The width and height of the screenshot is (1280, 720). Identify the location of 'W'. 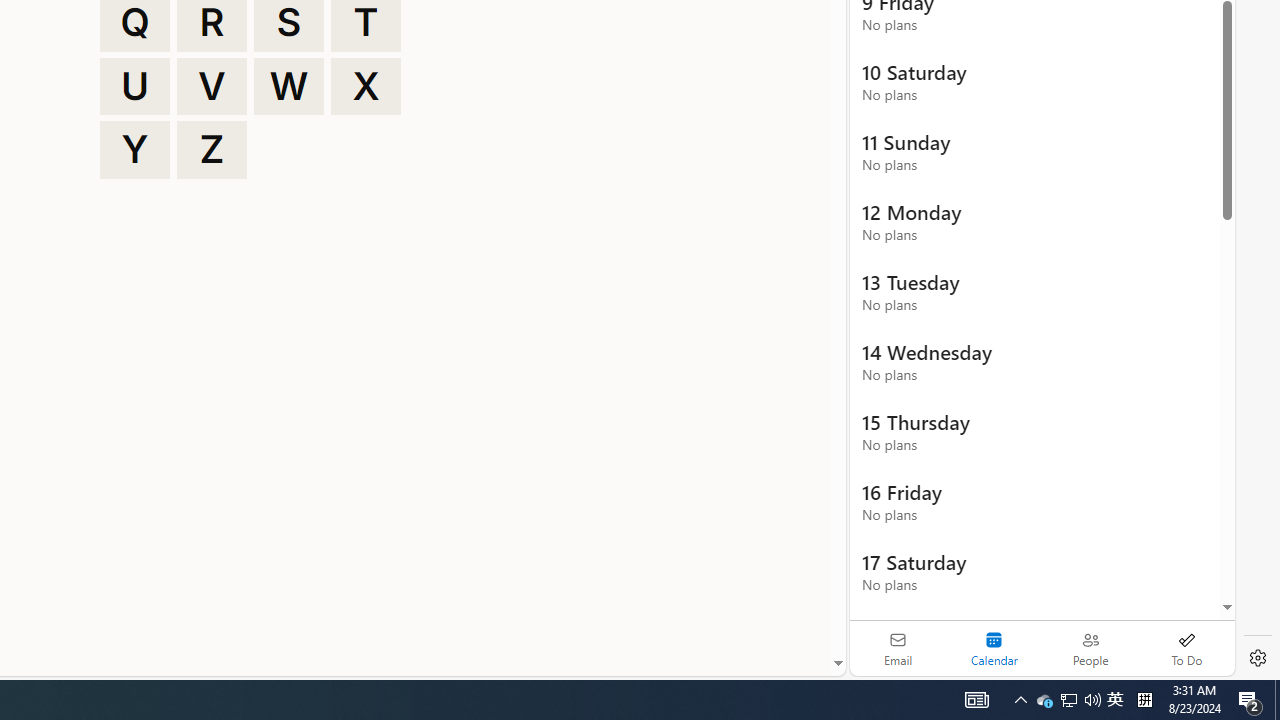
(288, 85).